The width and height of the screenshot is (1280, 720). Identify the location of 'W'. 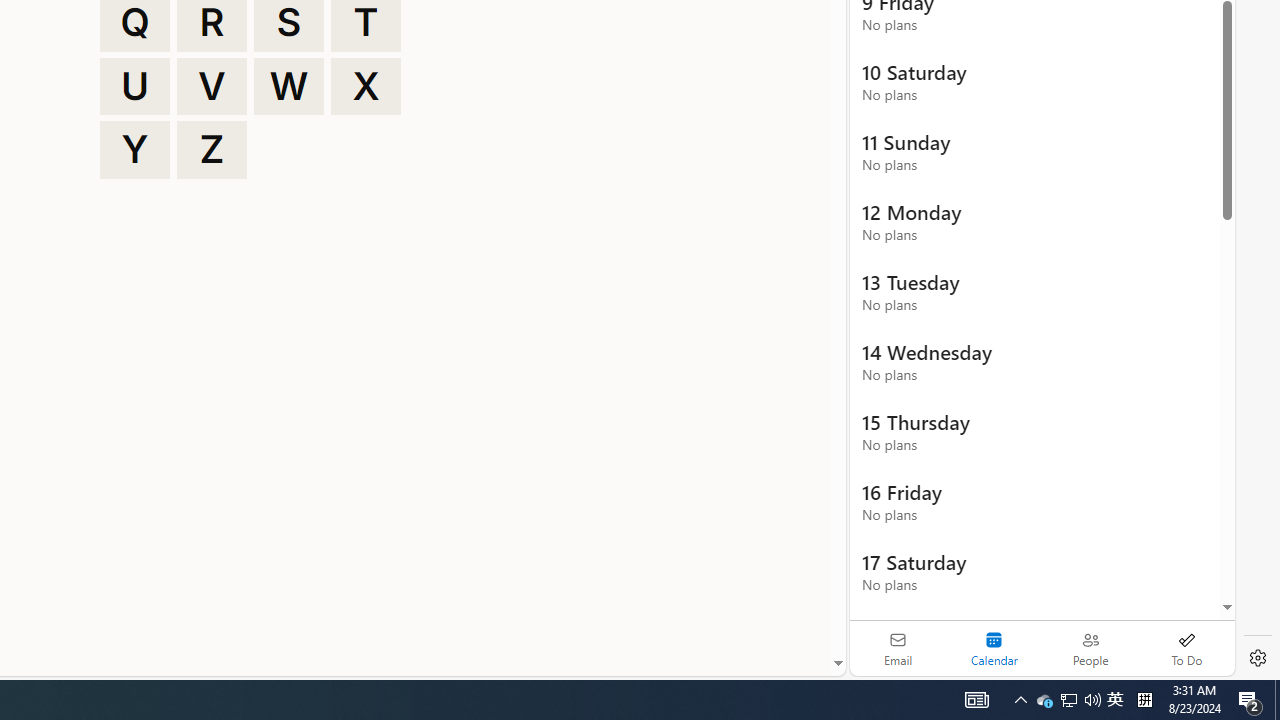
(288, 85).